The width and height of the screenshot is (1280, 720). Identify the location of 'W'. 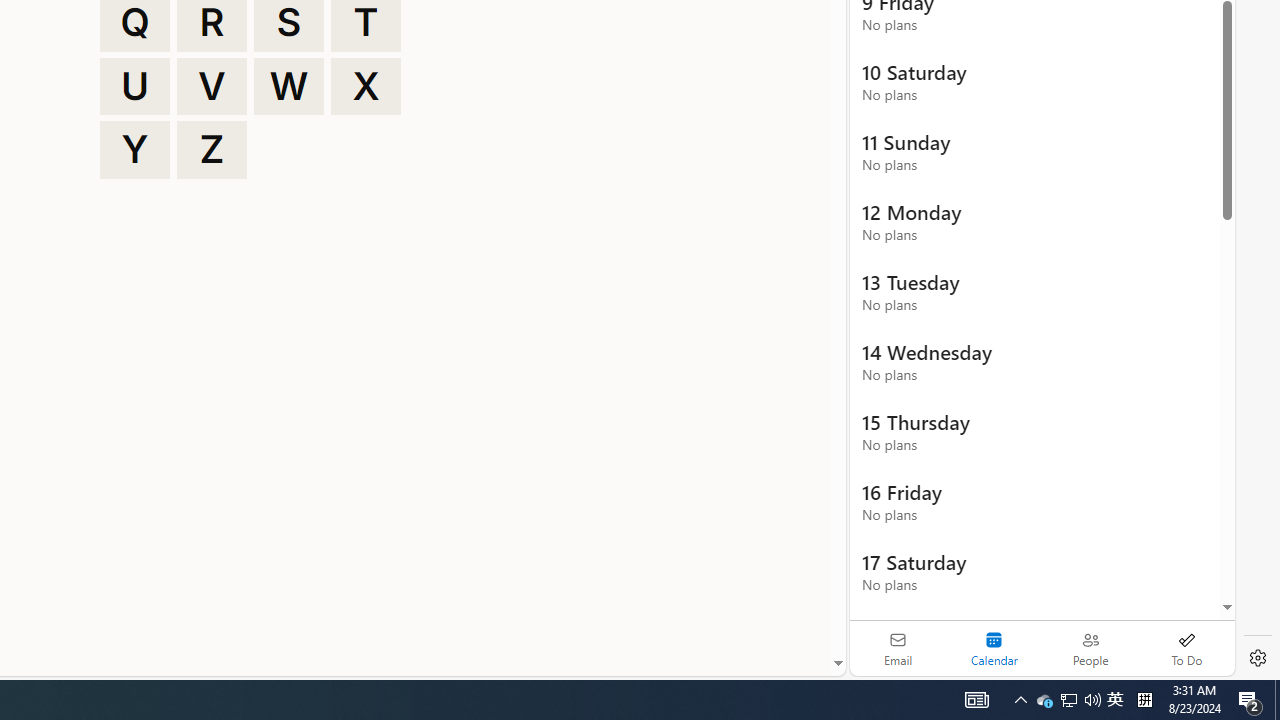
(288, 85).